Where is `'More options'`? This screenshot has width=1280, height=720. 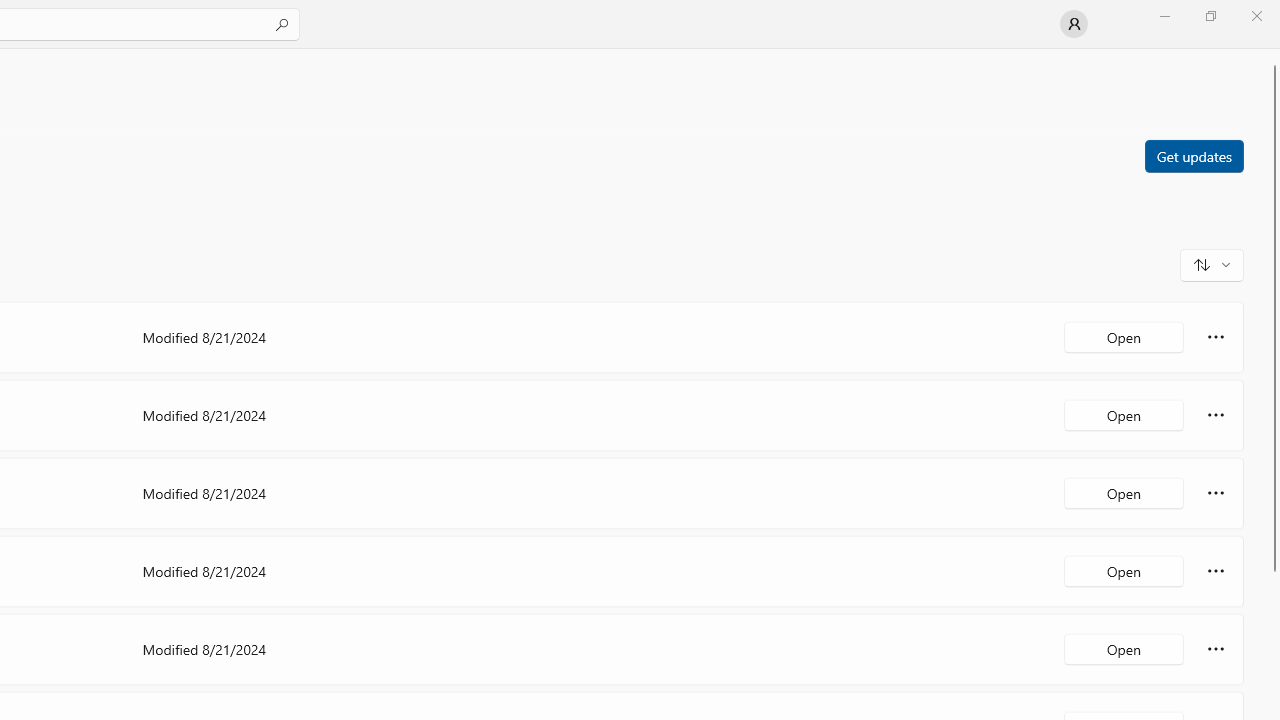
'More options' is located at coordinates (1215, 649).